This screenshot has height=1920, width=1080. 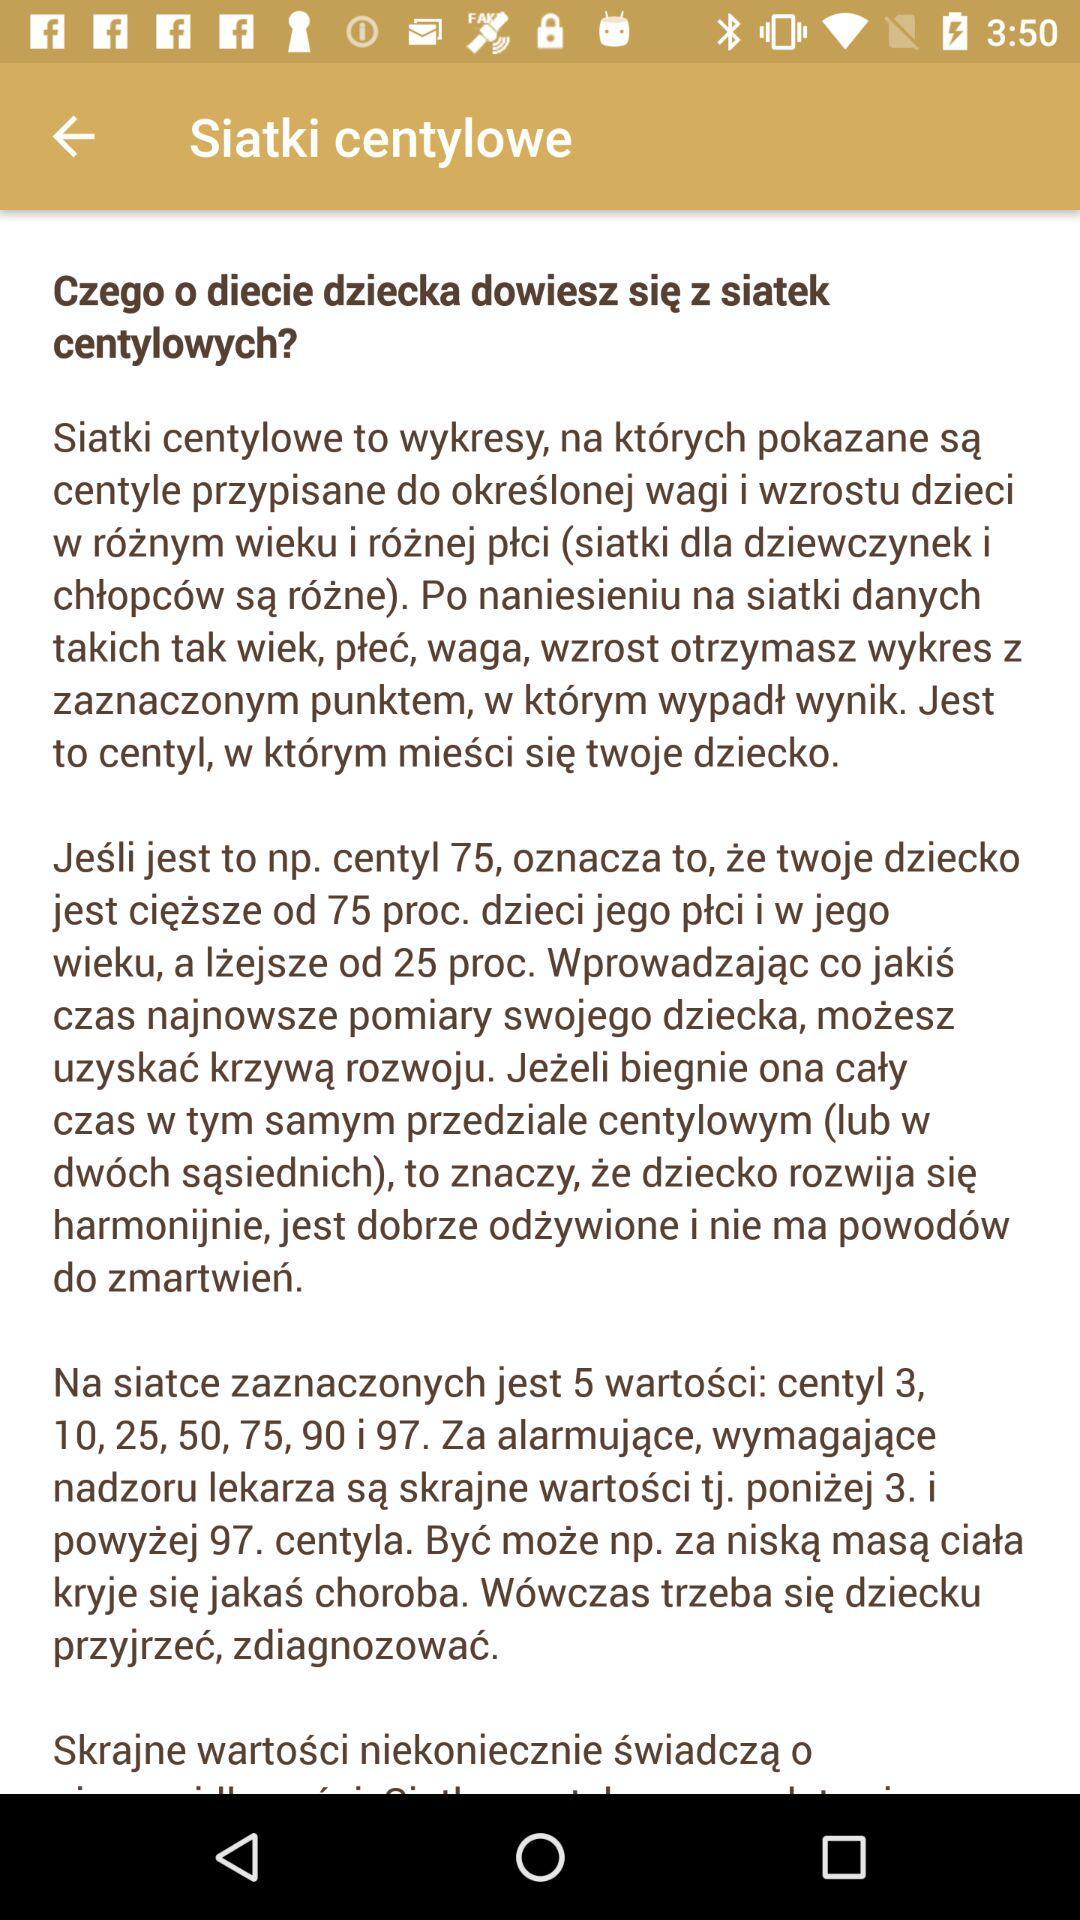 What do you see at coordinates (540, 314) in the screenshot?
I see `the czego o diecie` at bounding box center [540, 314].